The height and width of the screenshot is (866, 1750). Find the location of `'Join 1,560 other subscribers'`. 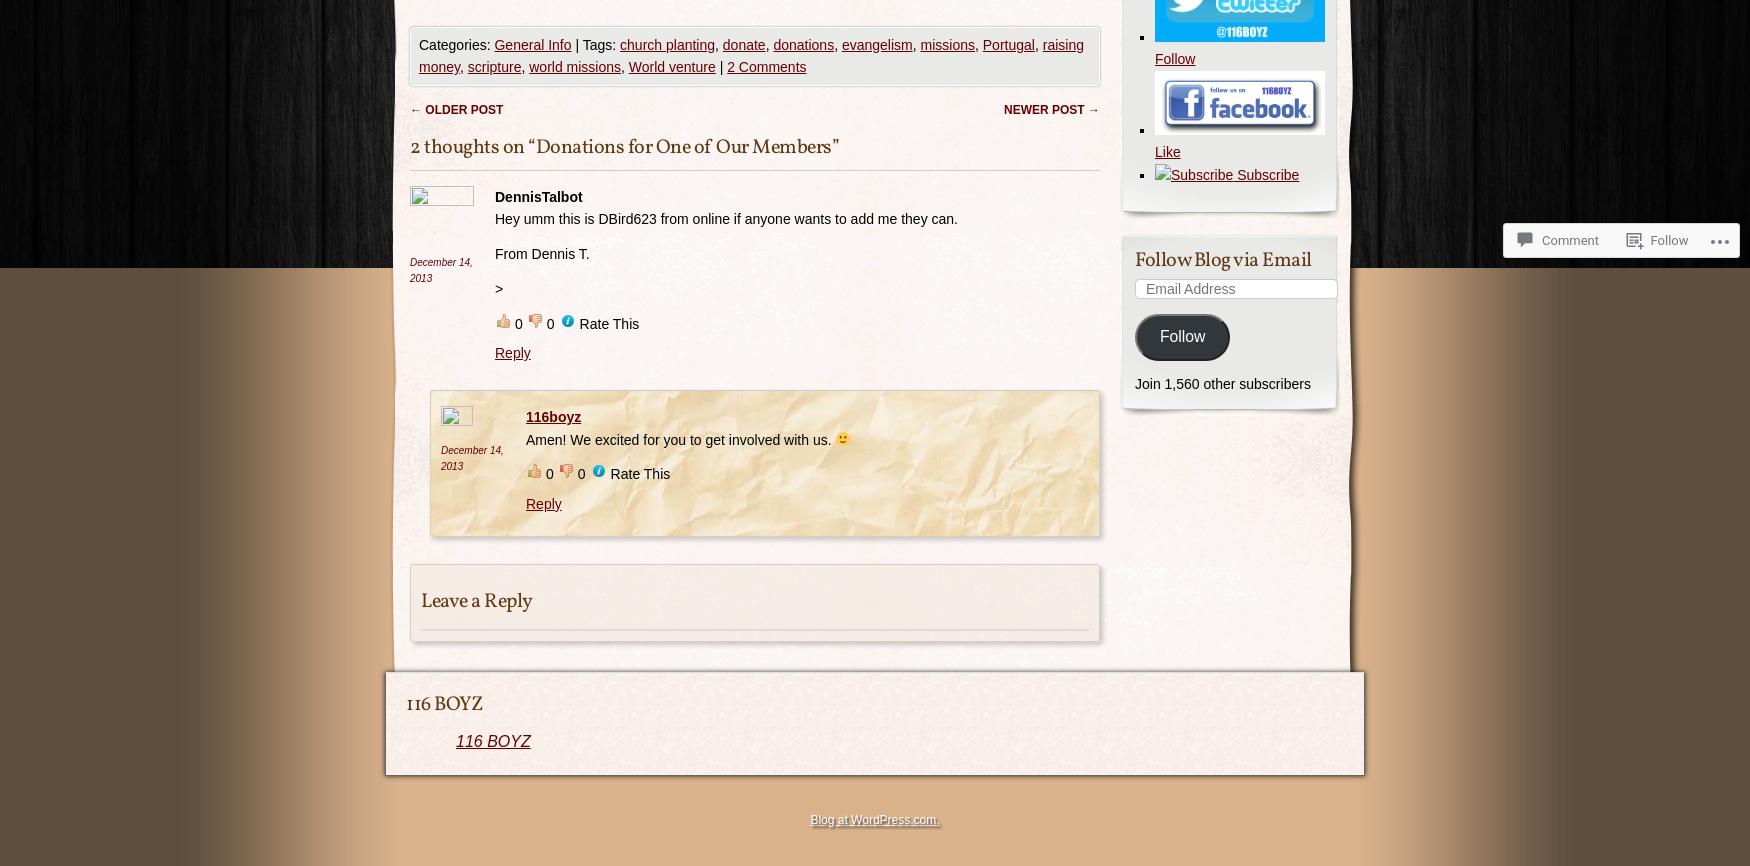

'Join 1,560 other subscribers' is located at coordinates (1222, 382).